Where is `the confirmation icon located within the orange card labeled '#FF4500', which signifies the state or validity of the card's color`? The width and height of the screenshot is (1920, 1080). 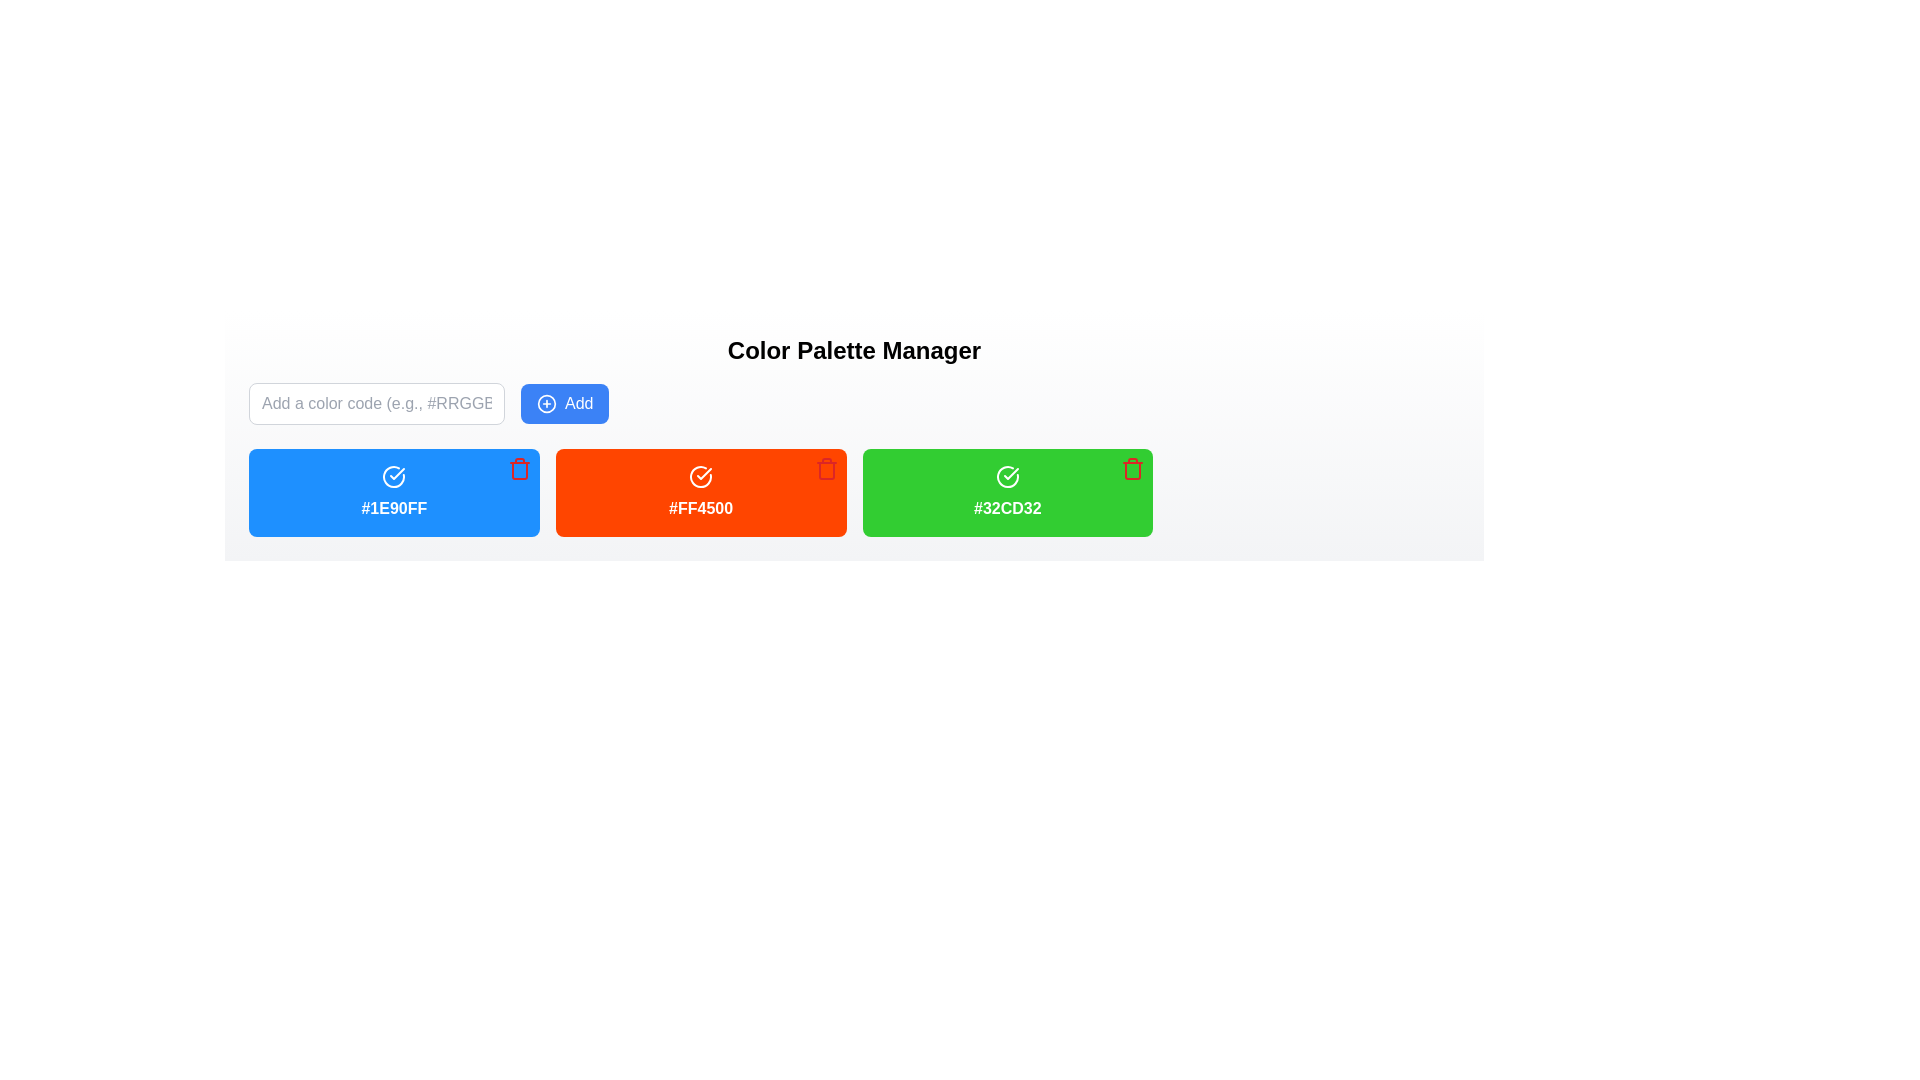
the confirmation icon located within the orange card labeled '#FF4500', which signifies the state or validity of the card's color is located at coordinates (701, 477).